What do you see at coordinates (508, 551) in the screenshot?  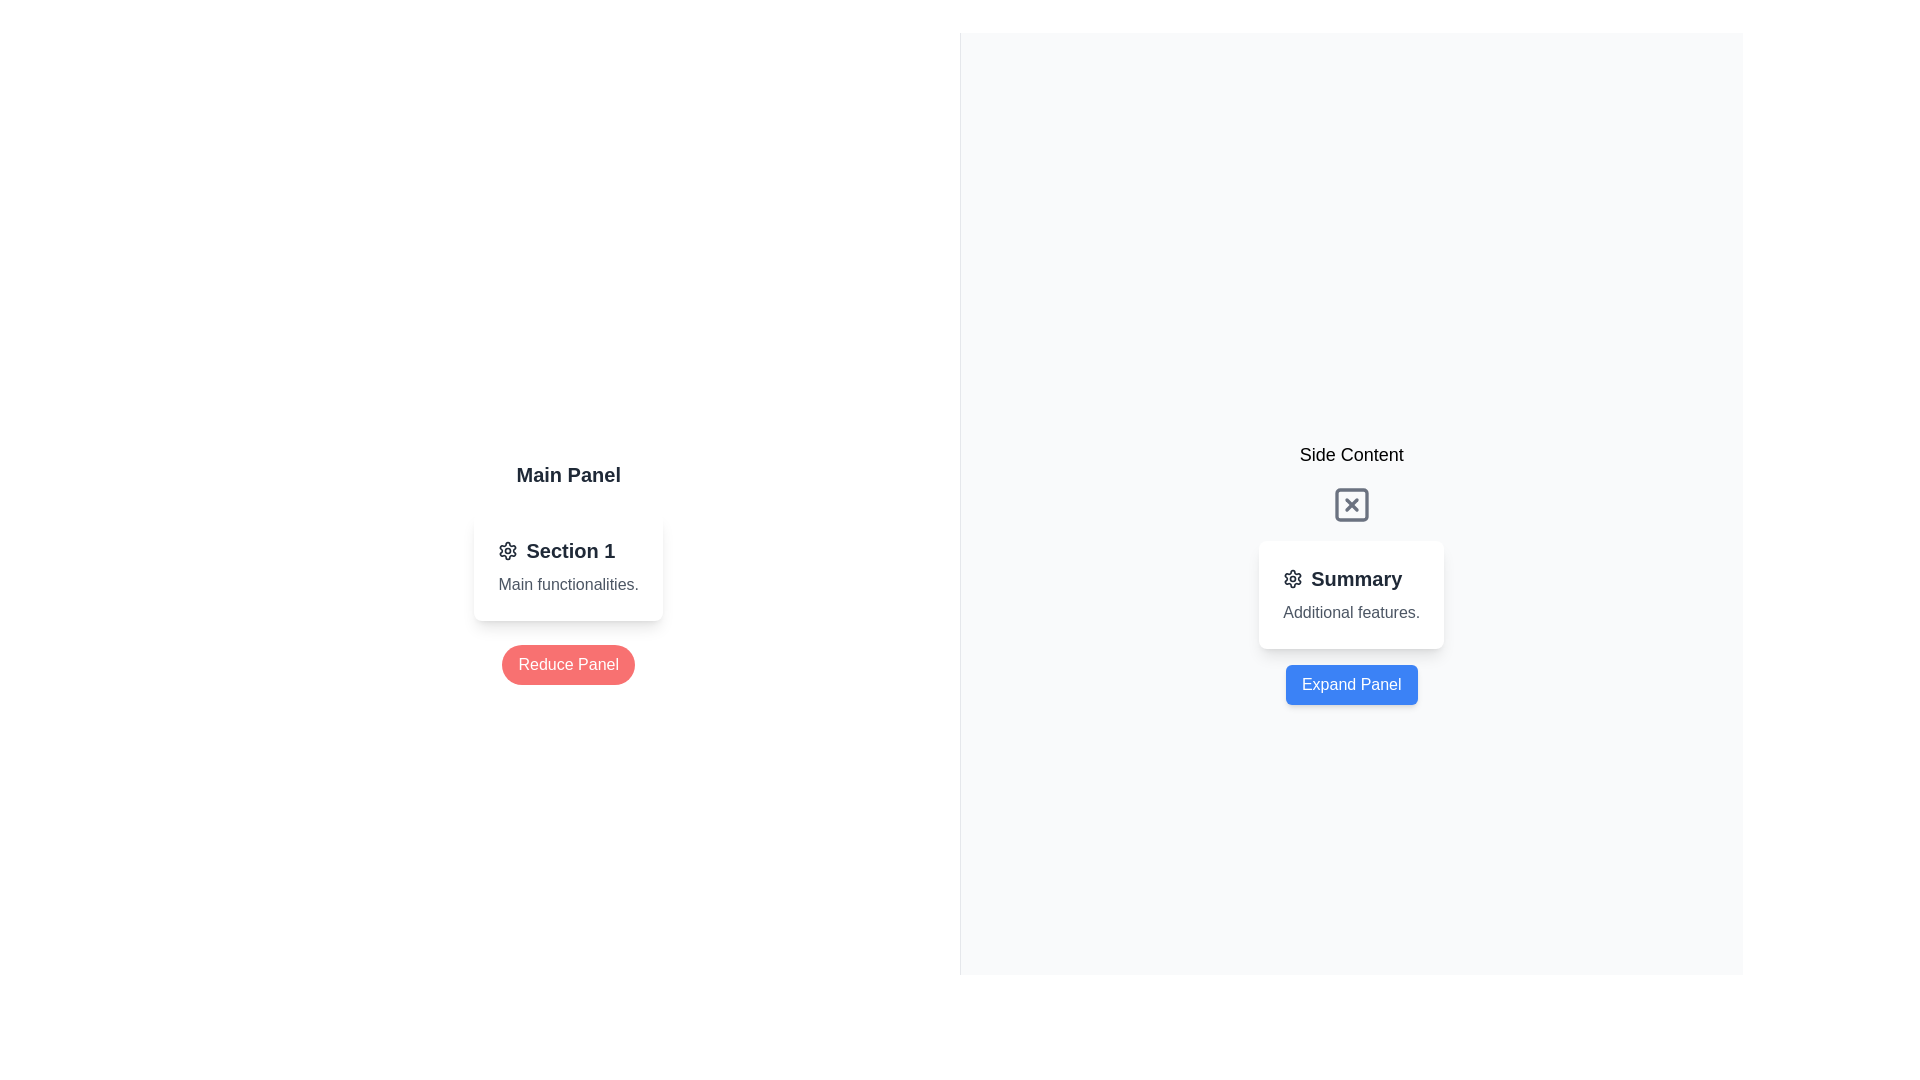 I see `the gear-like icon that symbolizes settings, located to the left of the 'Section 1' label in the 'Main Panel' area` at bounding box center [508, 551].